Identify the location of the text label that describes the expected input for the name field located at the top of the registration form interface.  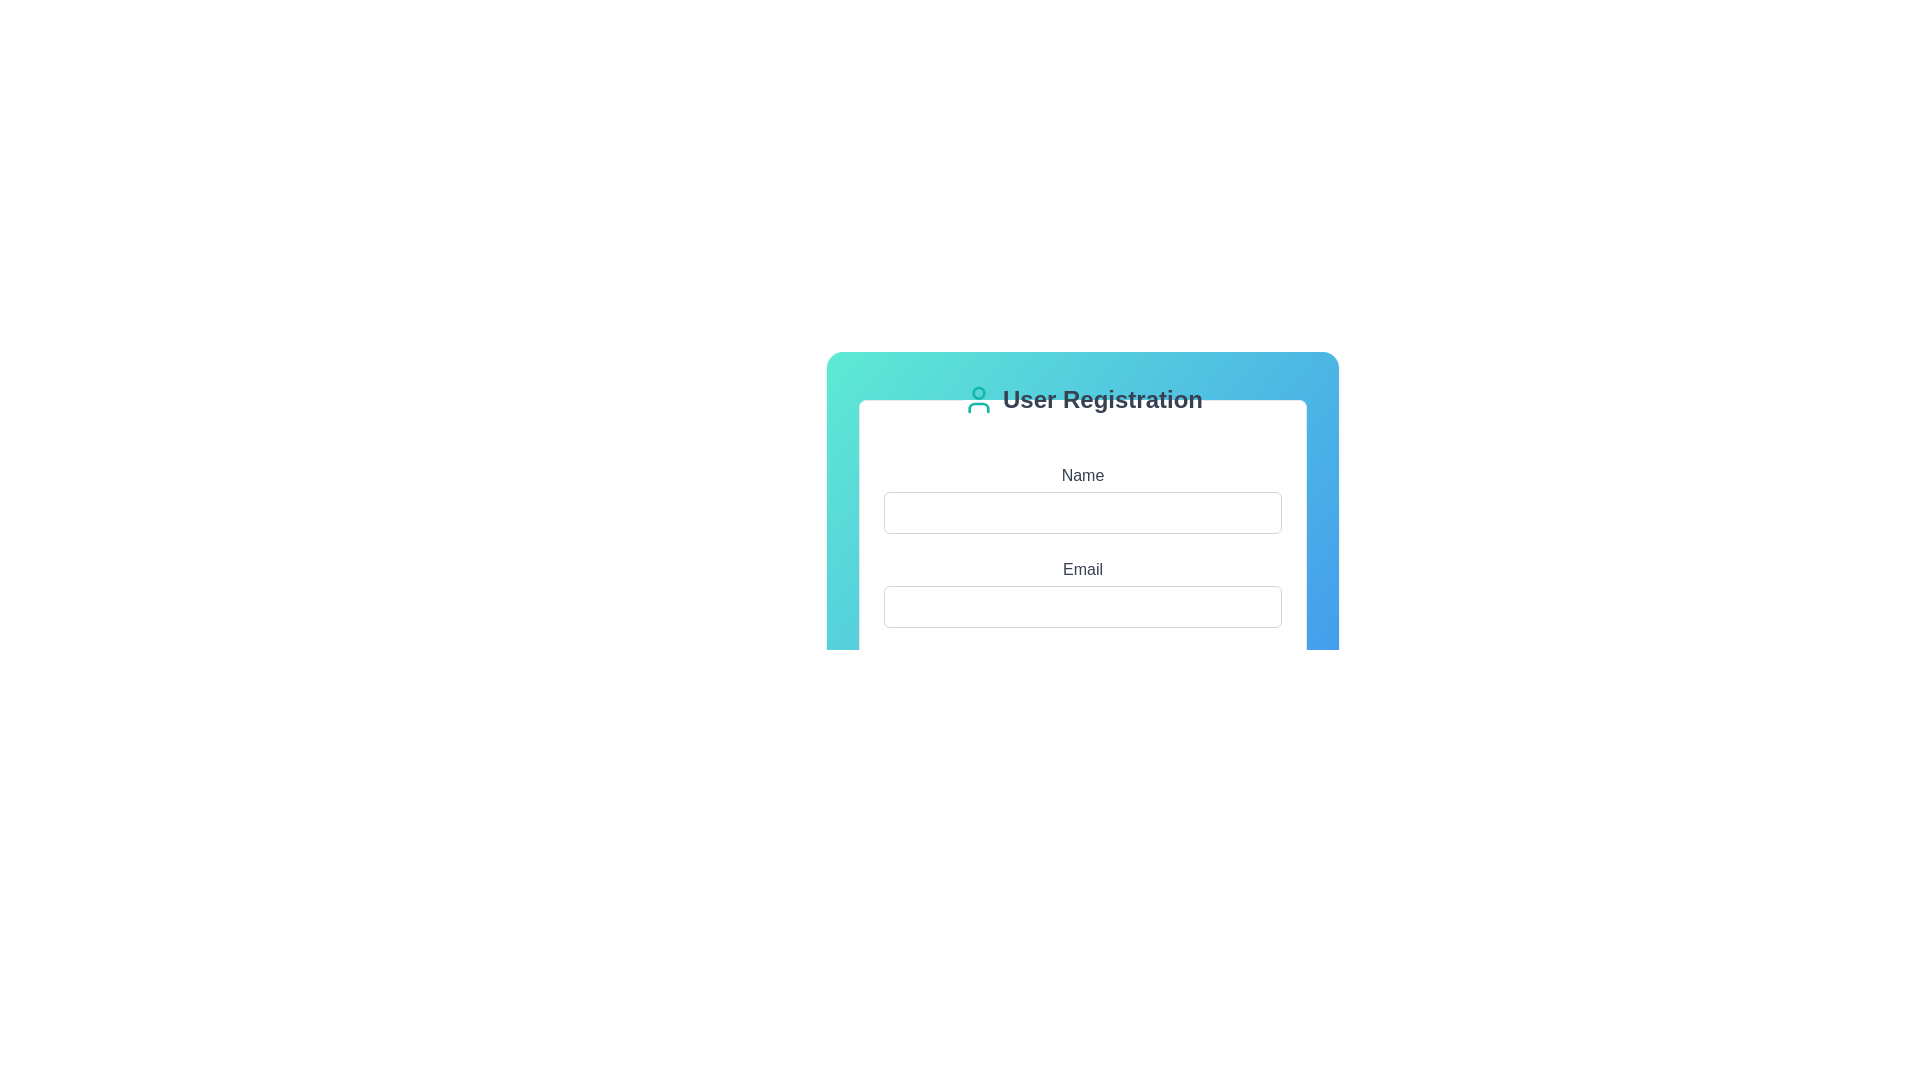
(1082, 475).